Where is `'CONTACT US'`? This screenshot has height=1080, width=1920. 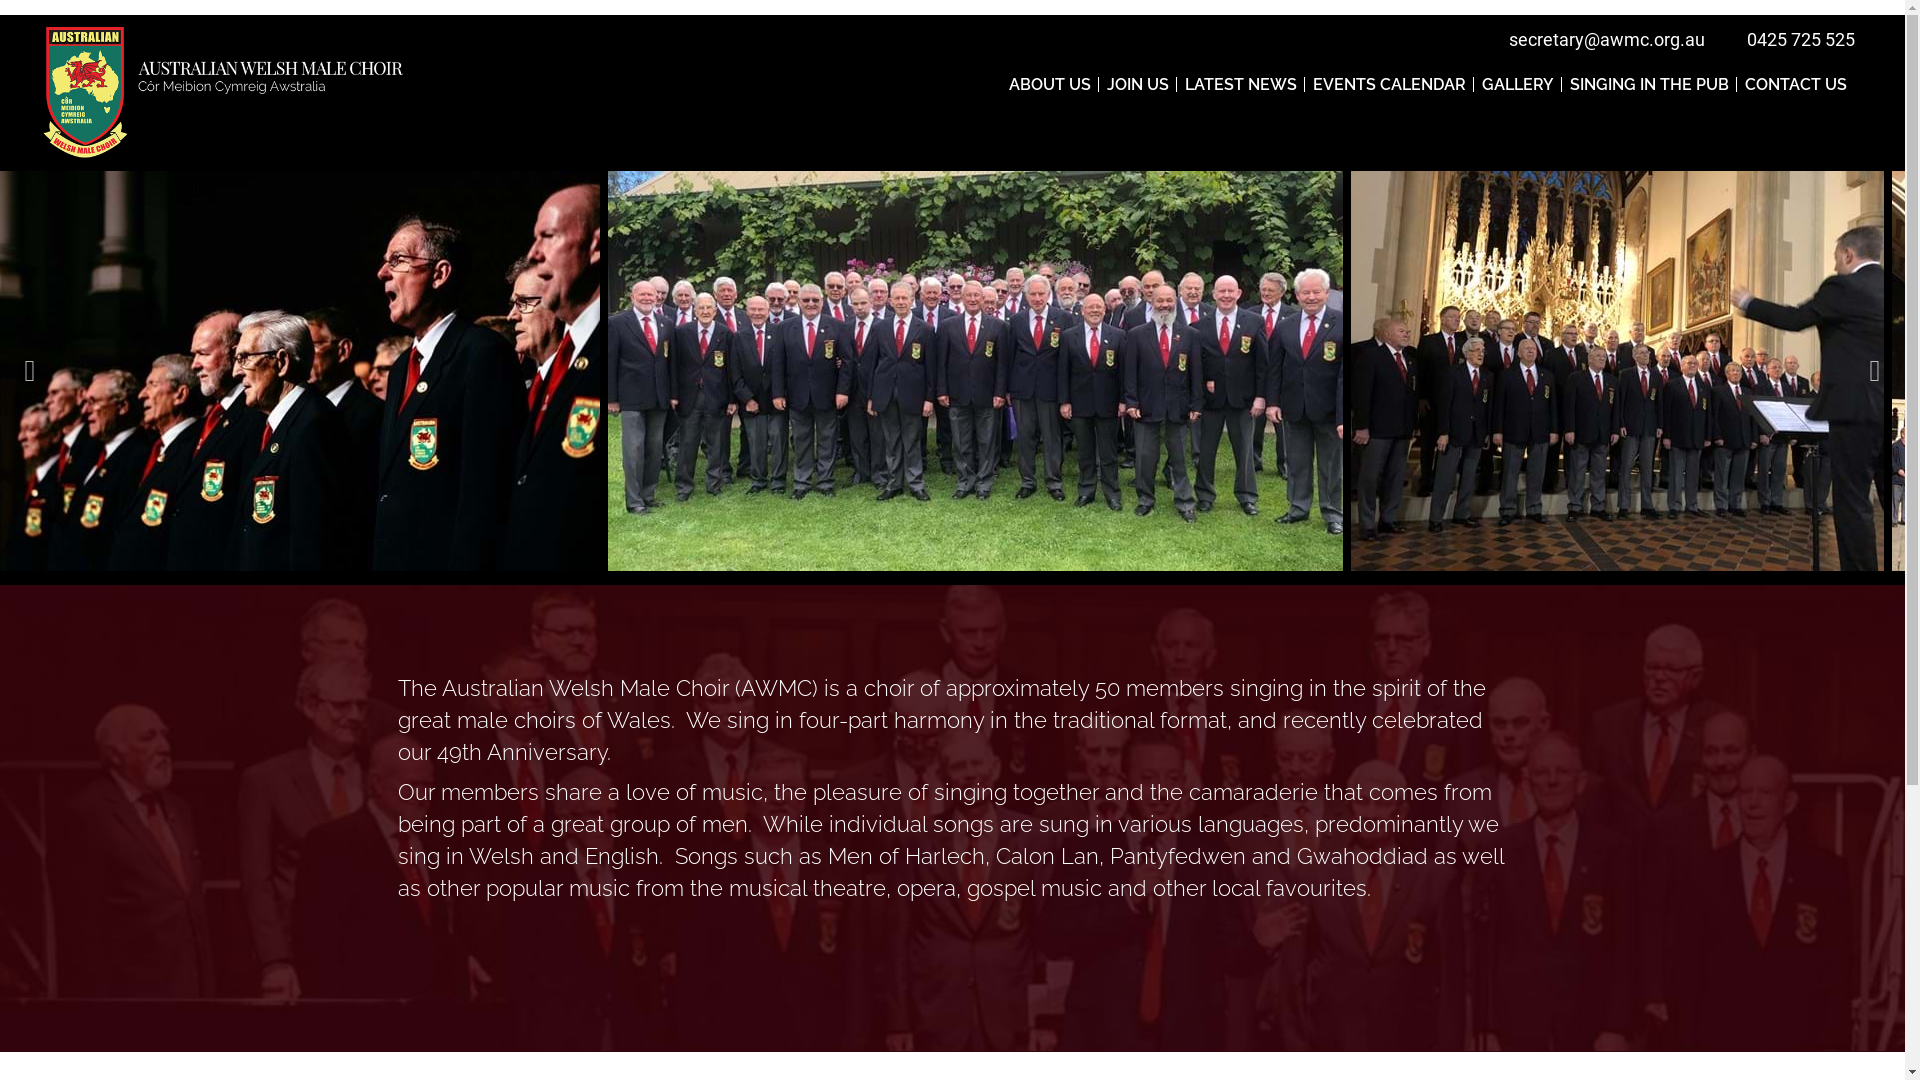 'CONTACT US' is located at coordinates (1795, 83).